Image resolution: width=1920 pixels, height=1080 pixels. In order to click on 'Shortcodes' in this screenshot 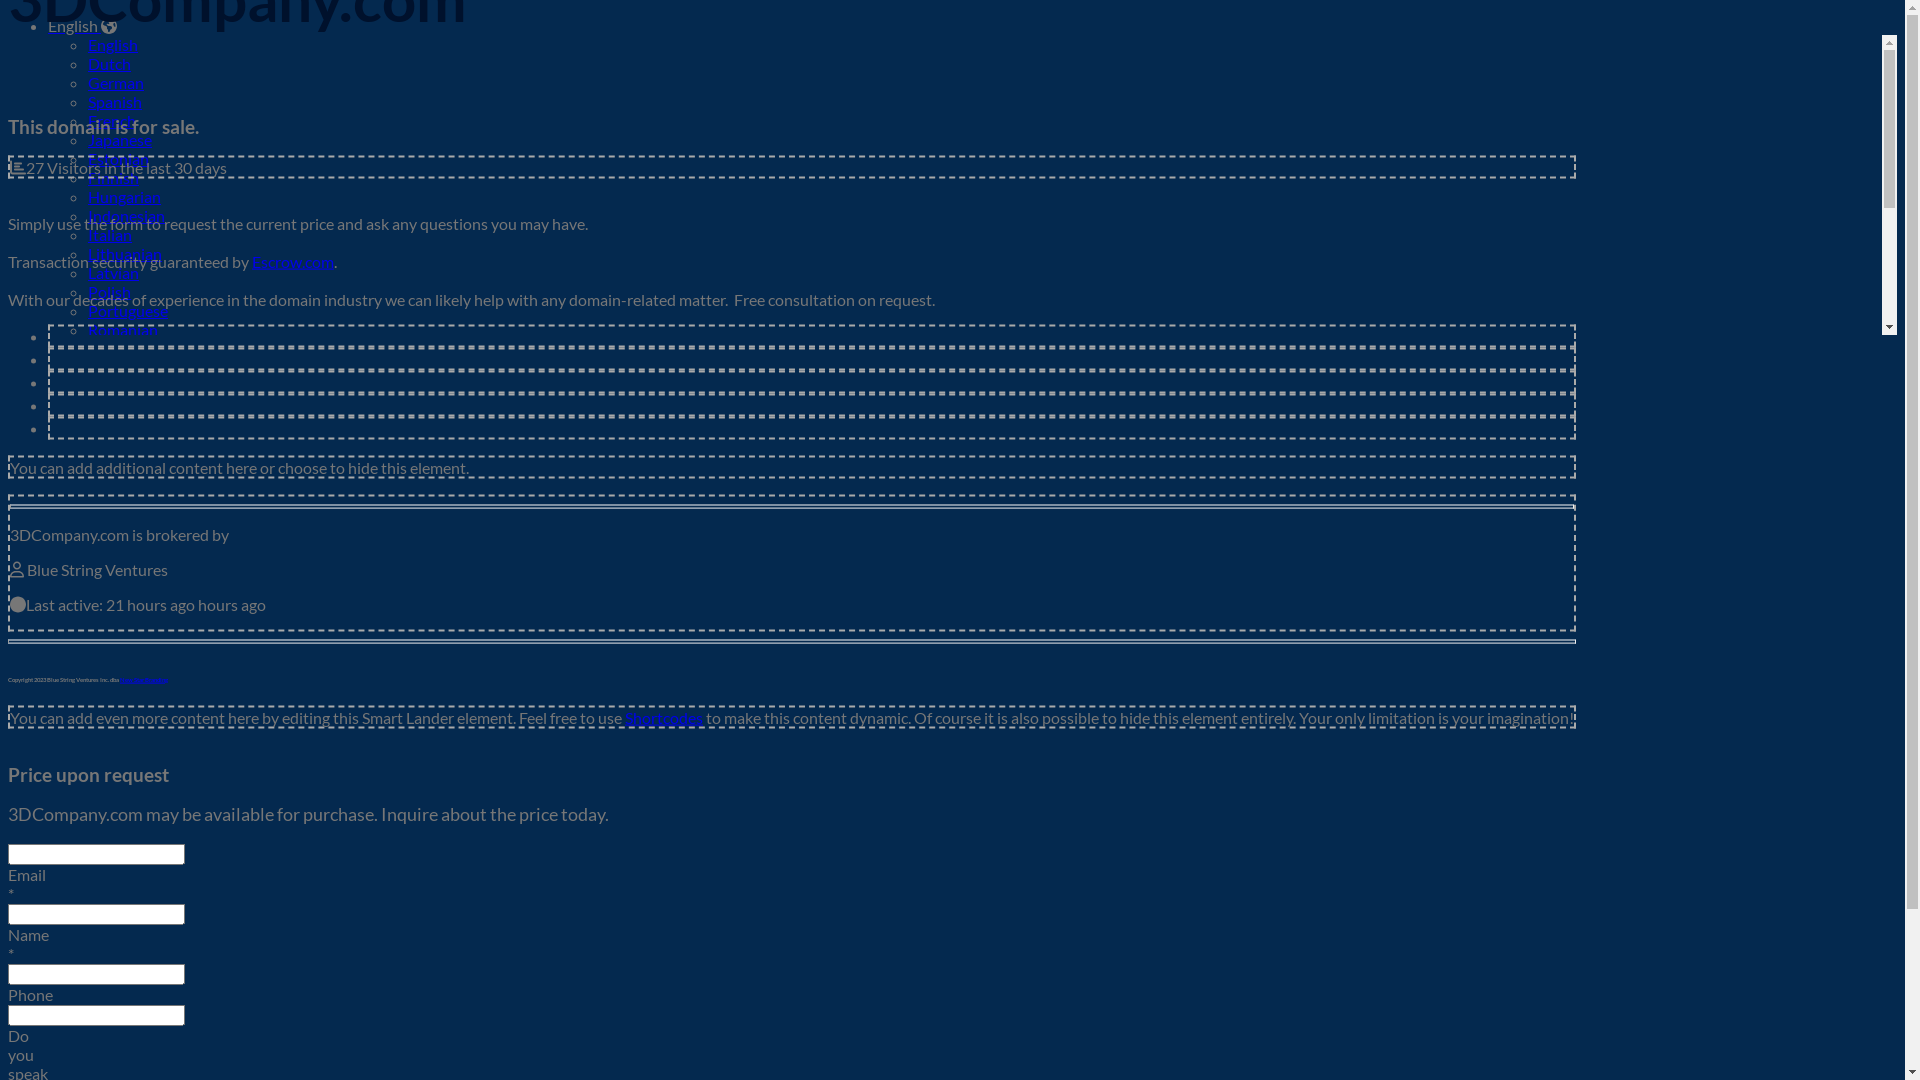, I will do `click(663, 715)`.